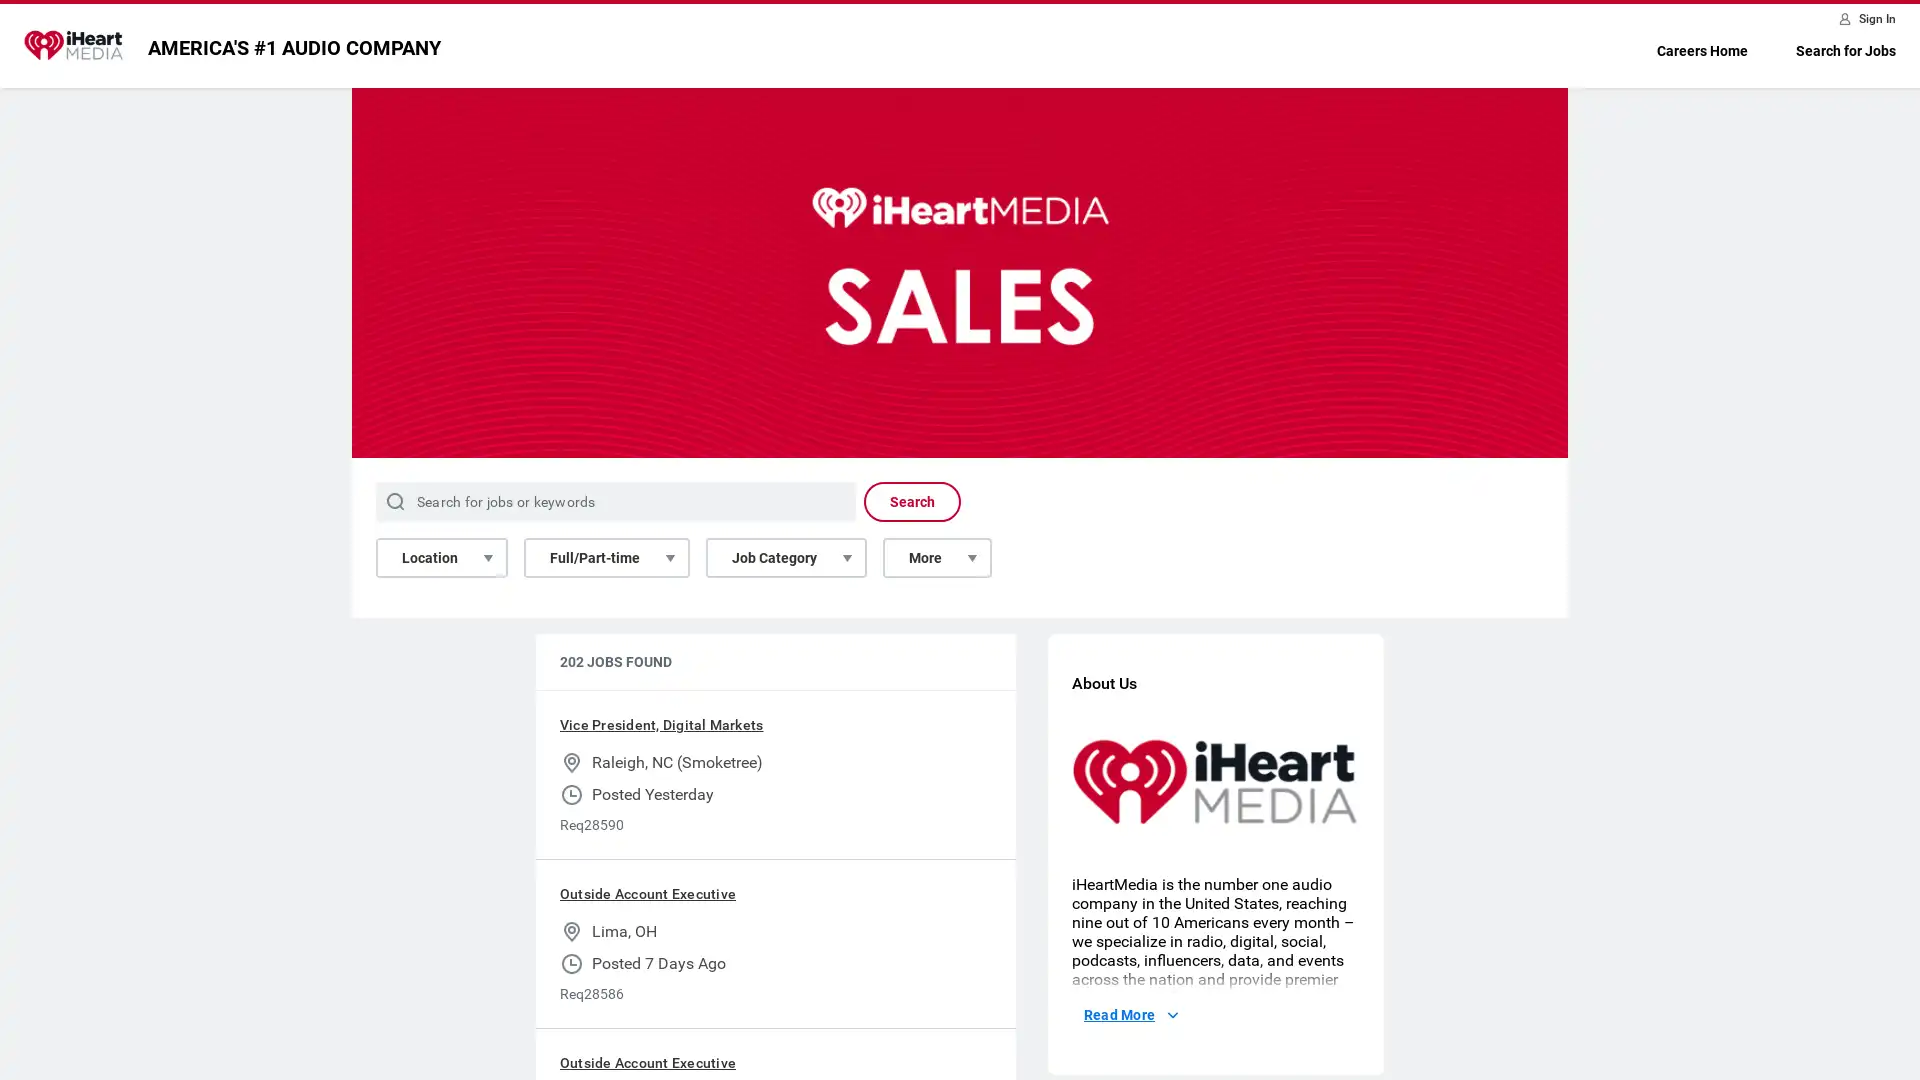 This screenshot has width=1920, height=1080. I want to click on More, so click(936, 558).